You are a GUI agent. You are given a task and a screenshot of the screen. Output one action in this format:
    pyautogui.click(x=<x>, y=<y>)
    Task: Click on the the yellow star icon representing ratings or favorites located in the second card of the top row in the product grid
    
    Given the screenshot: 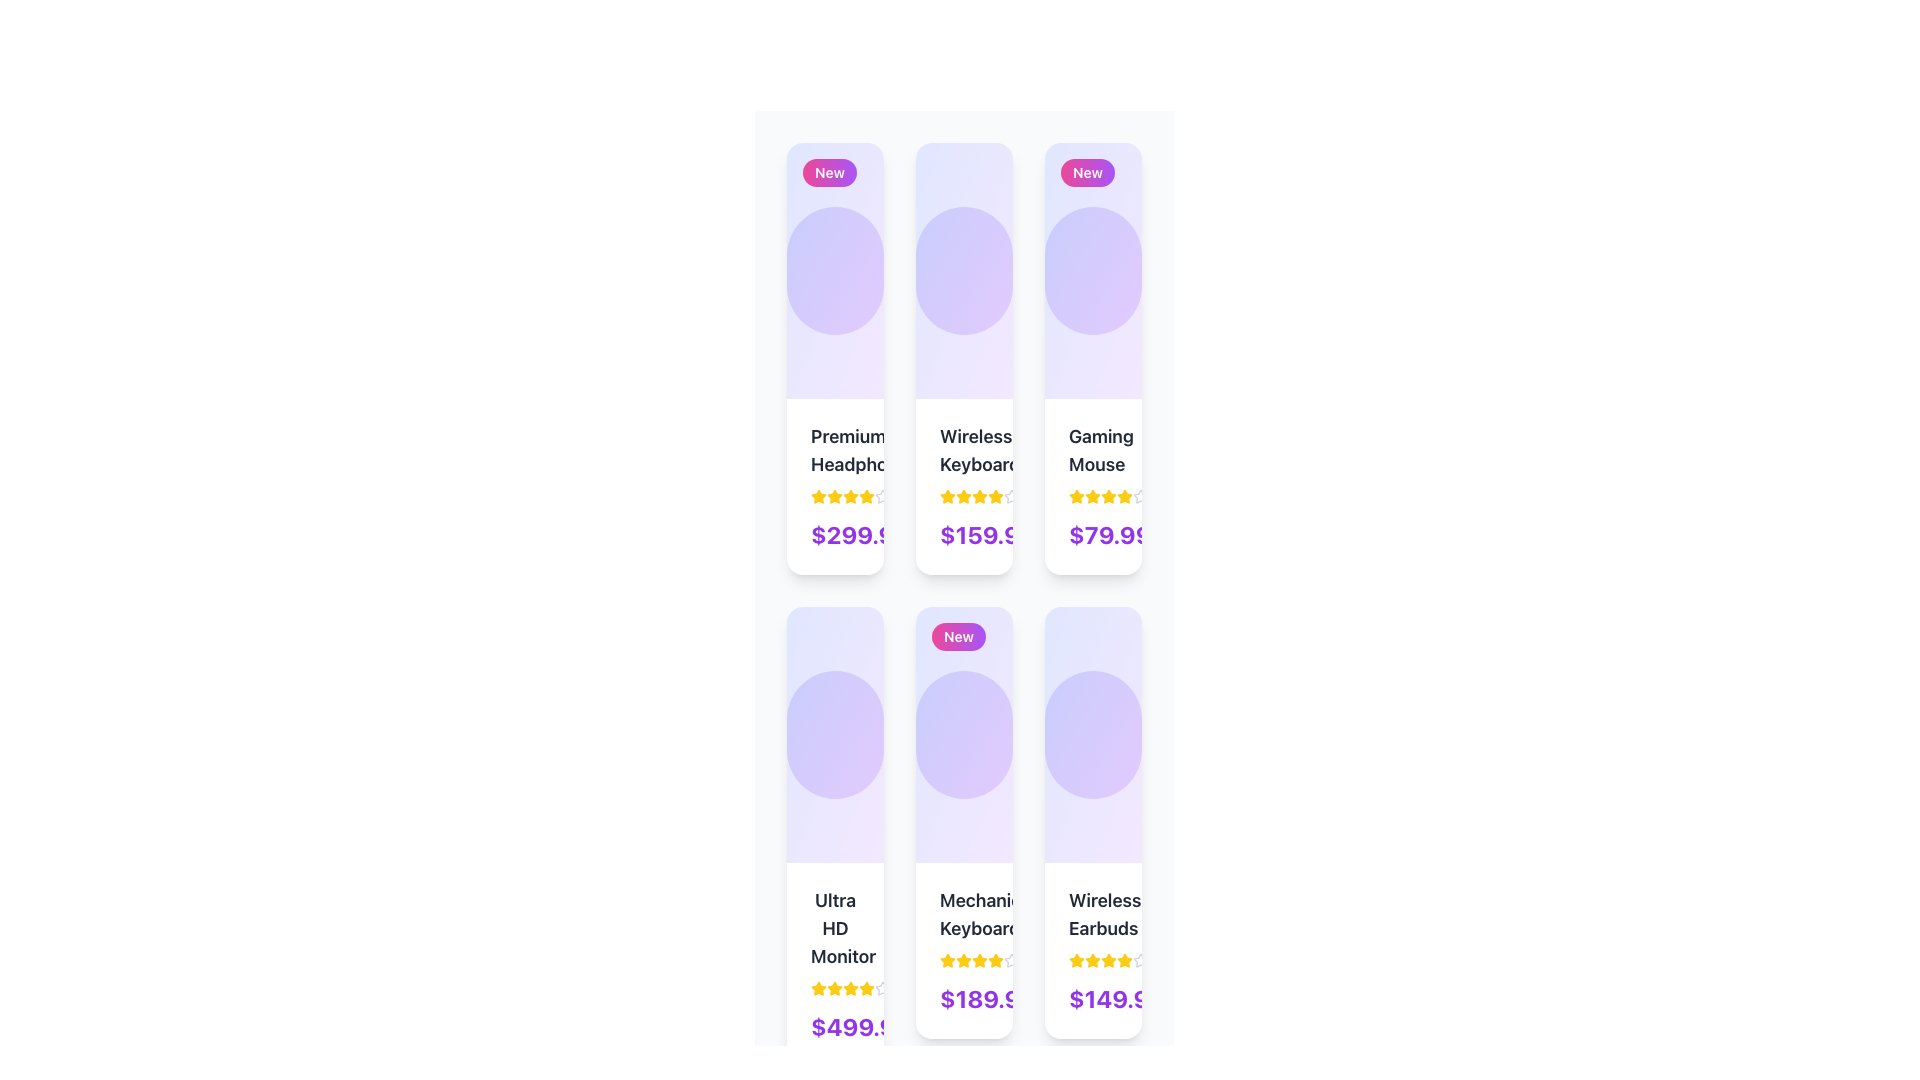 What is the action you would take?
    pyautogui.click(x=964, y=495)
    